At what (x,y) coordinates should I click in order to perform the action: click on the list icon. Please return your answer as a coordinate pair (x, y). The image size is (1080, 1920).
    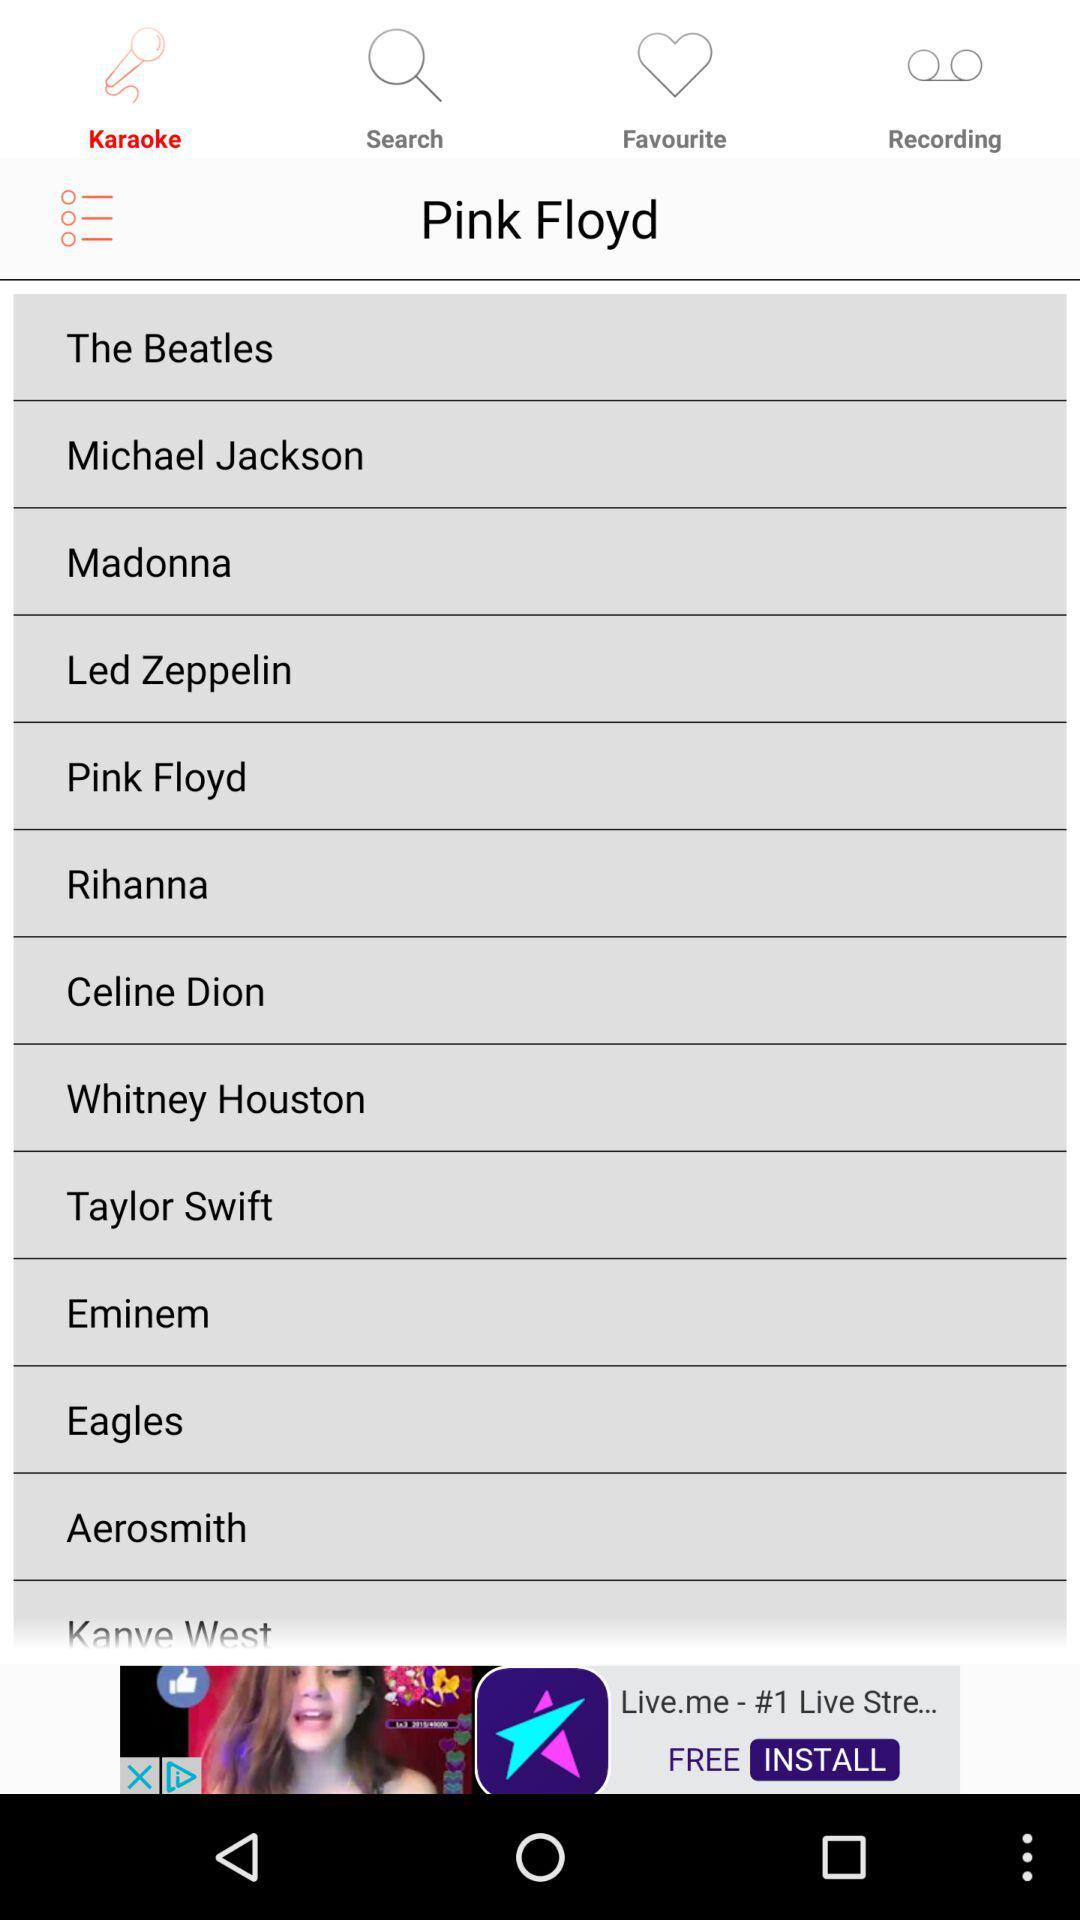
    Looking at the image, I should click on (86, 233).